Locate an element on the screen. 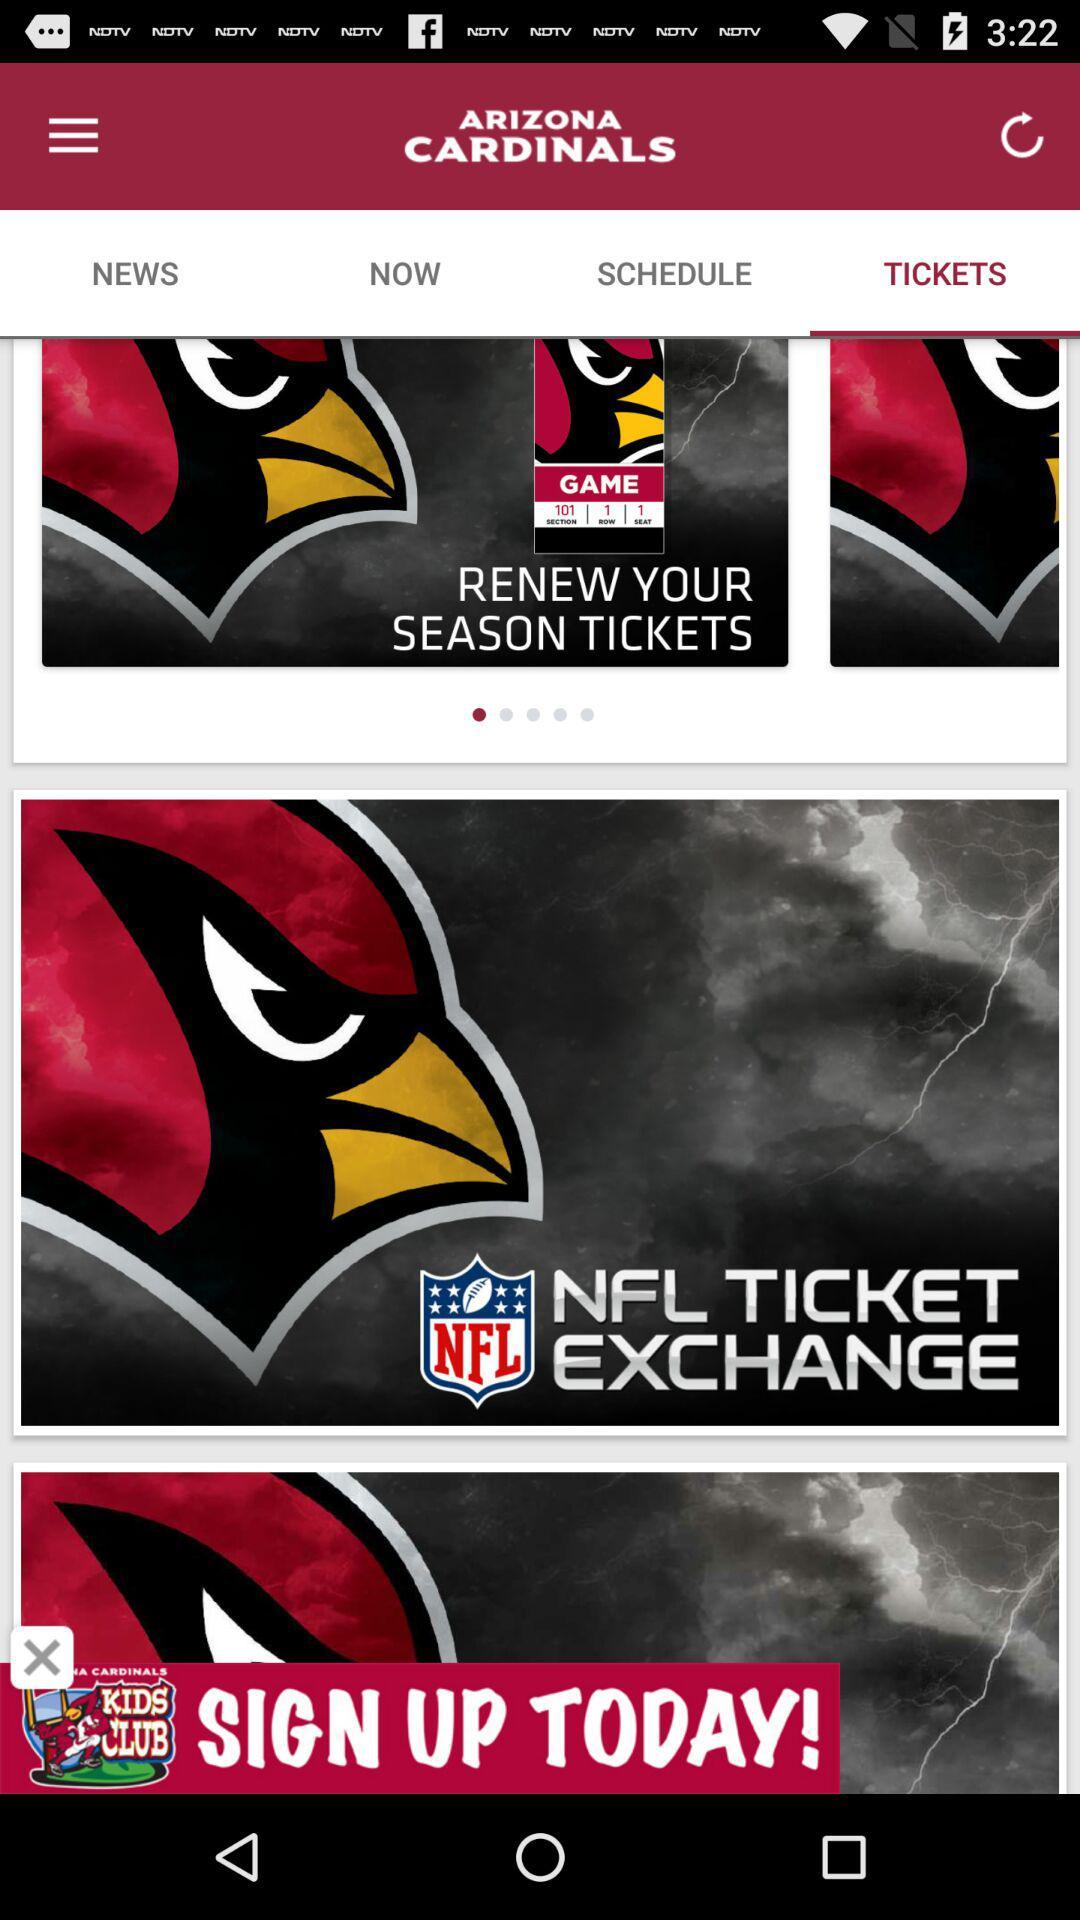 The height and width of the screenshot is (1920, 1080). favorite is located at coordinates (42, 1657).